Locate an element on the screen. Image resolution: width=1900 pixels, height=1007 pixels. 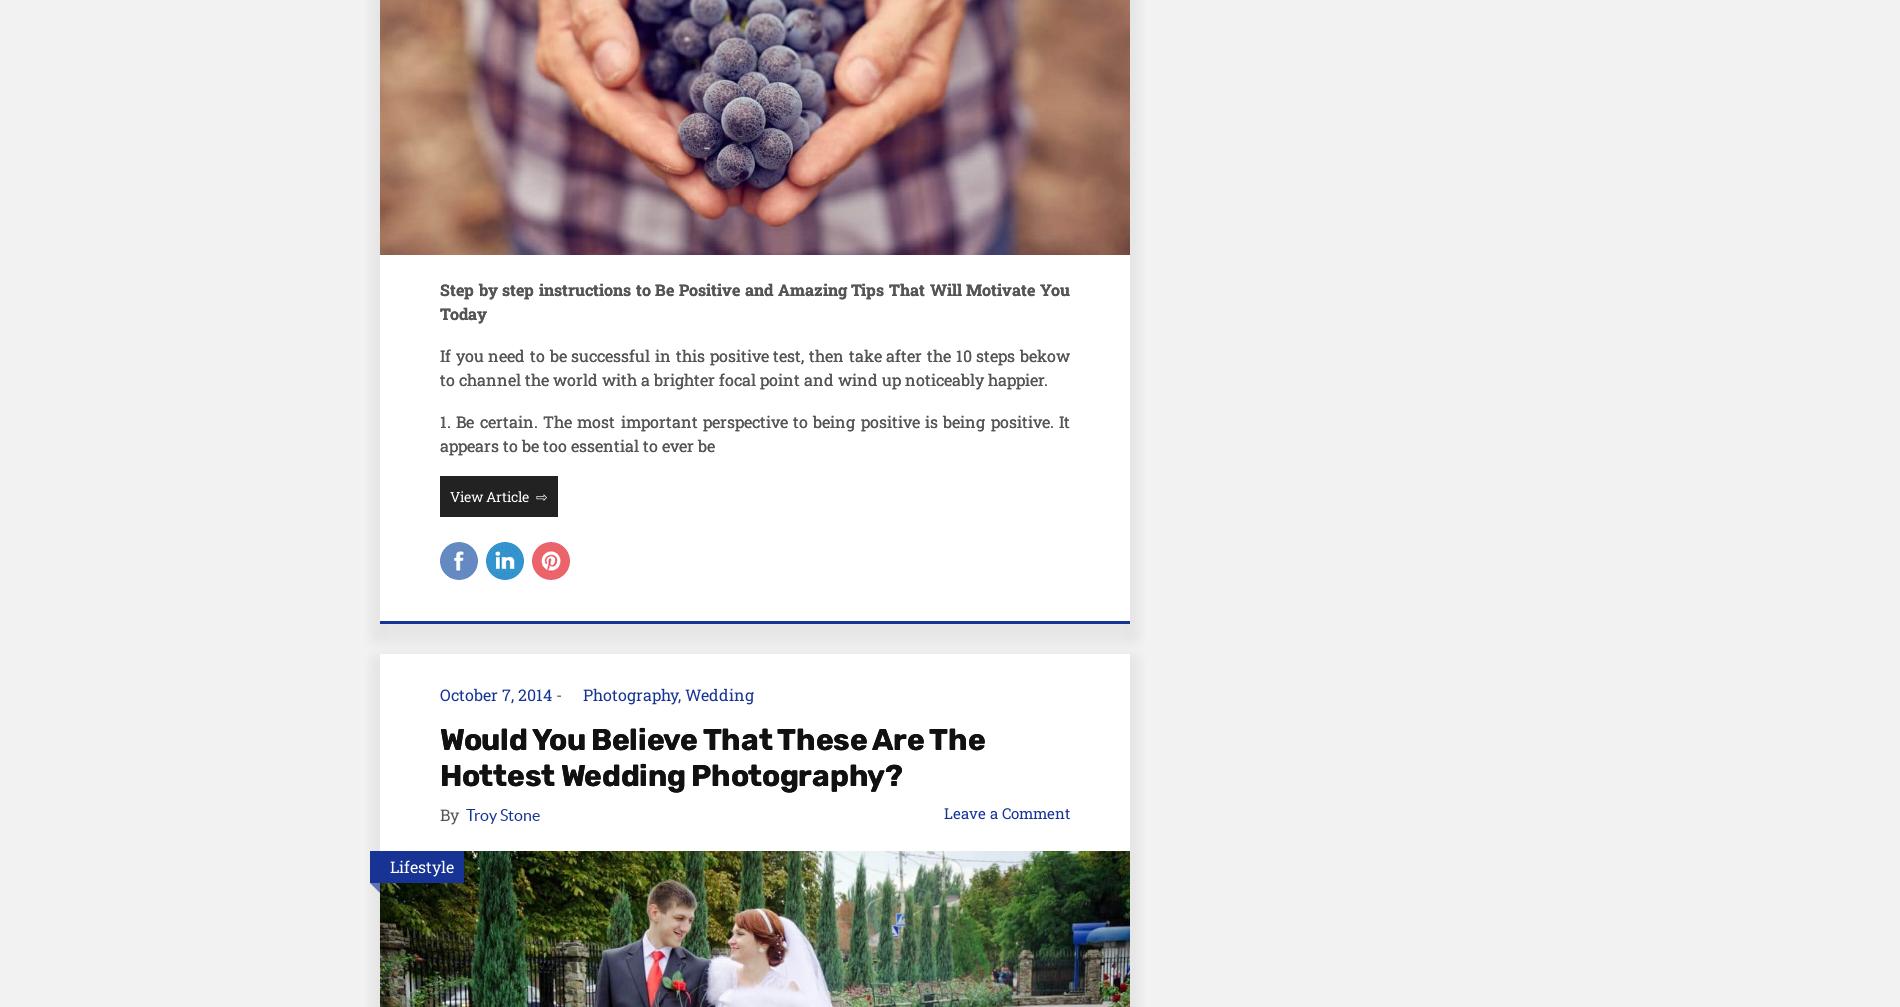
',' is located at coordinates (681, 692).